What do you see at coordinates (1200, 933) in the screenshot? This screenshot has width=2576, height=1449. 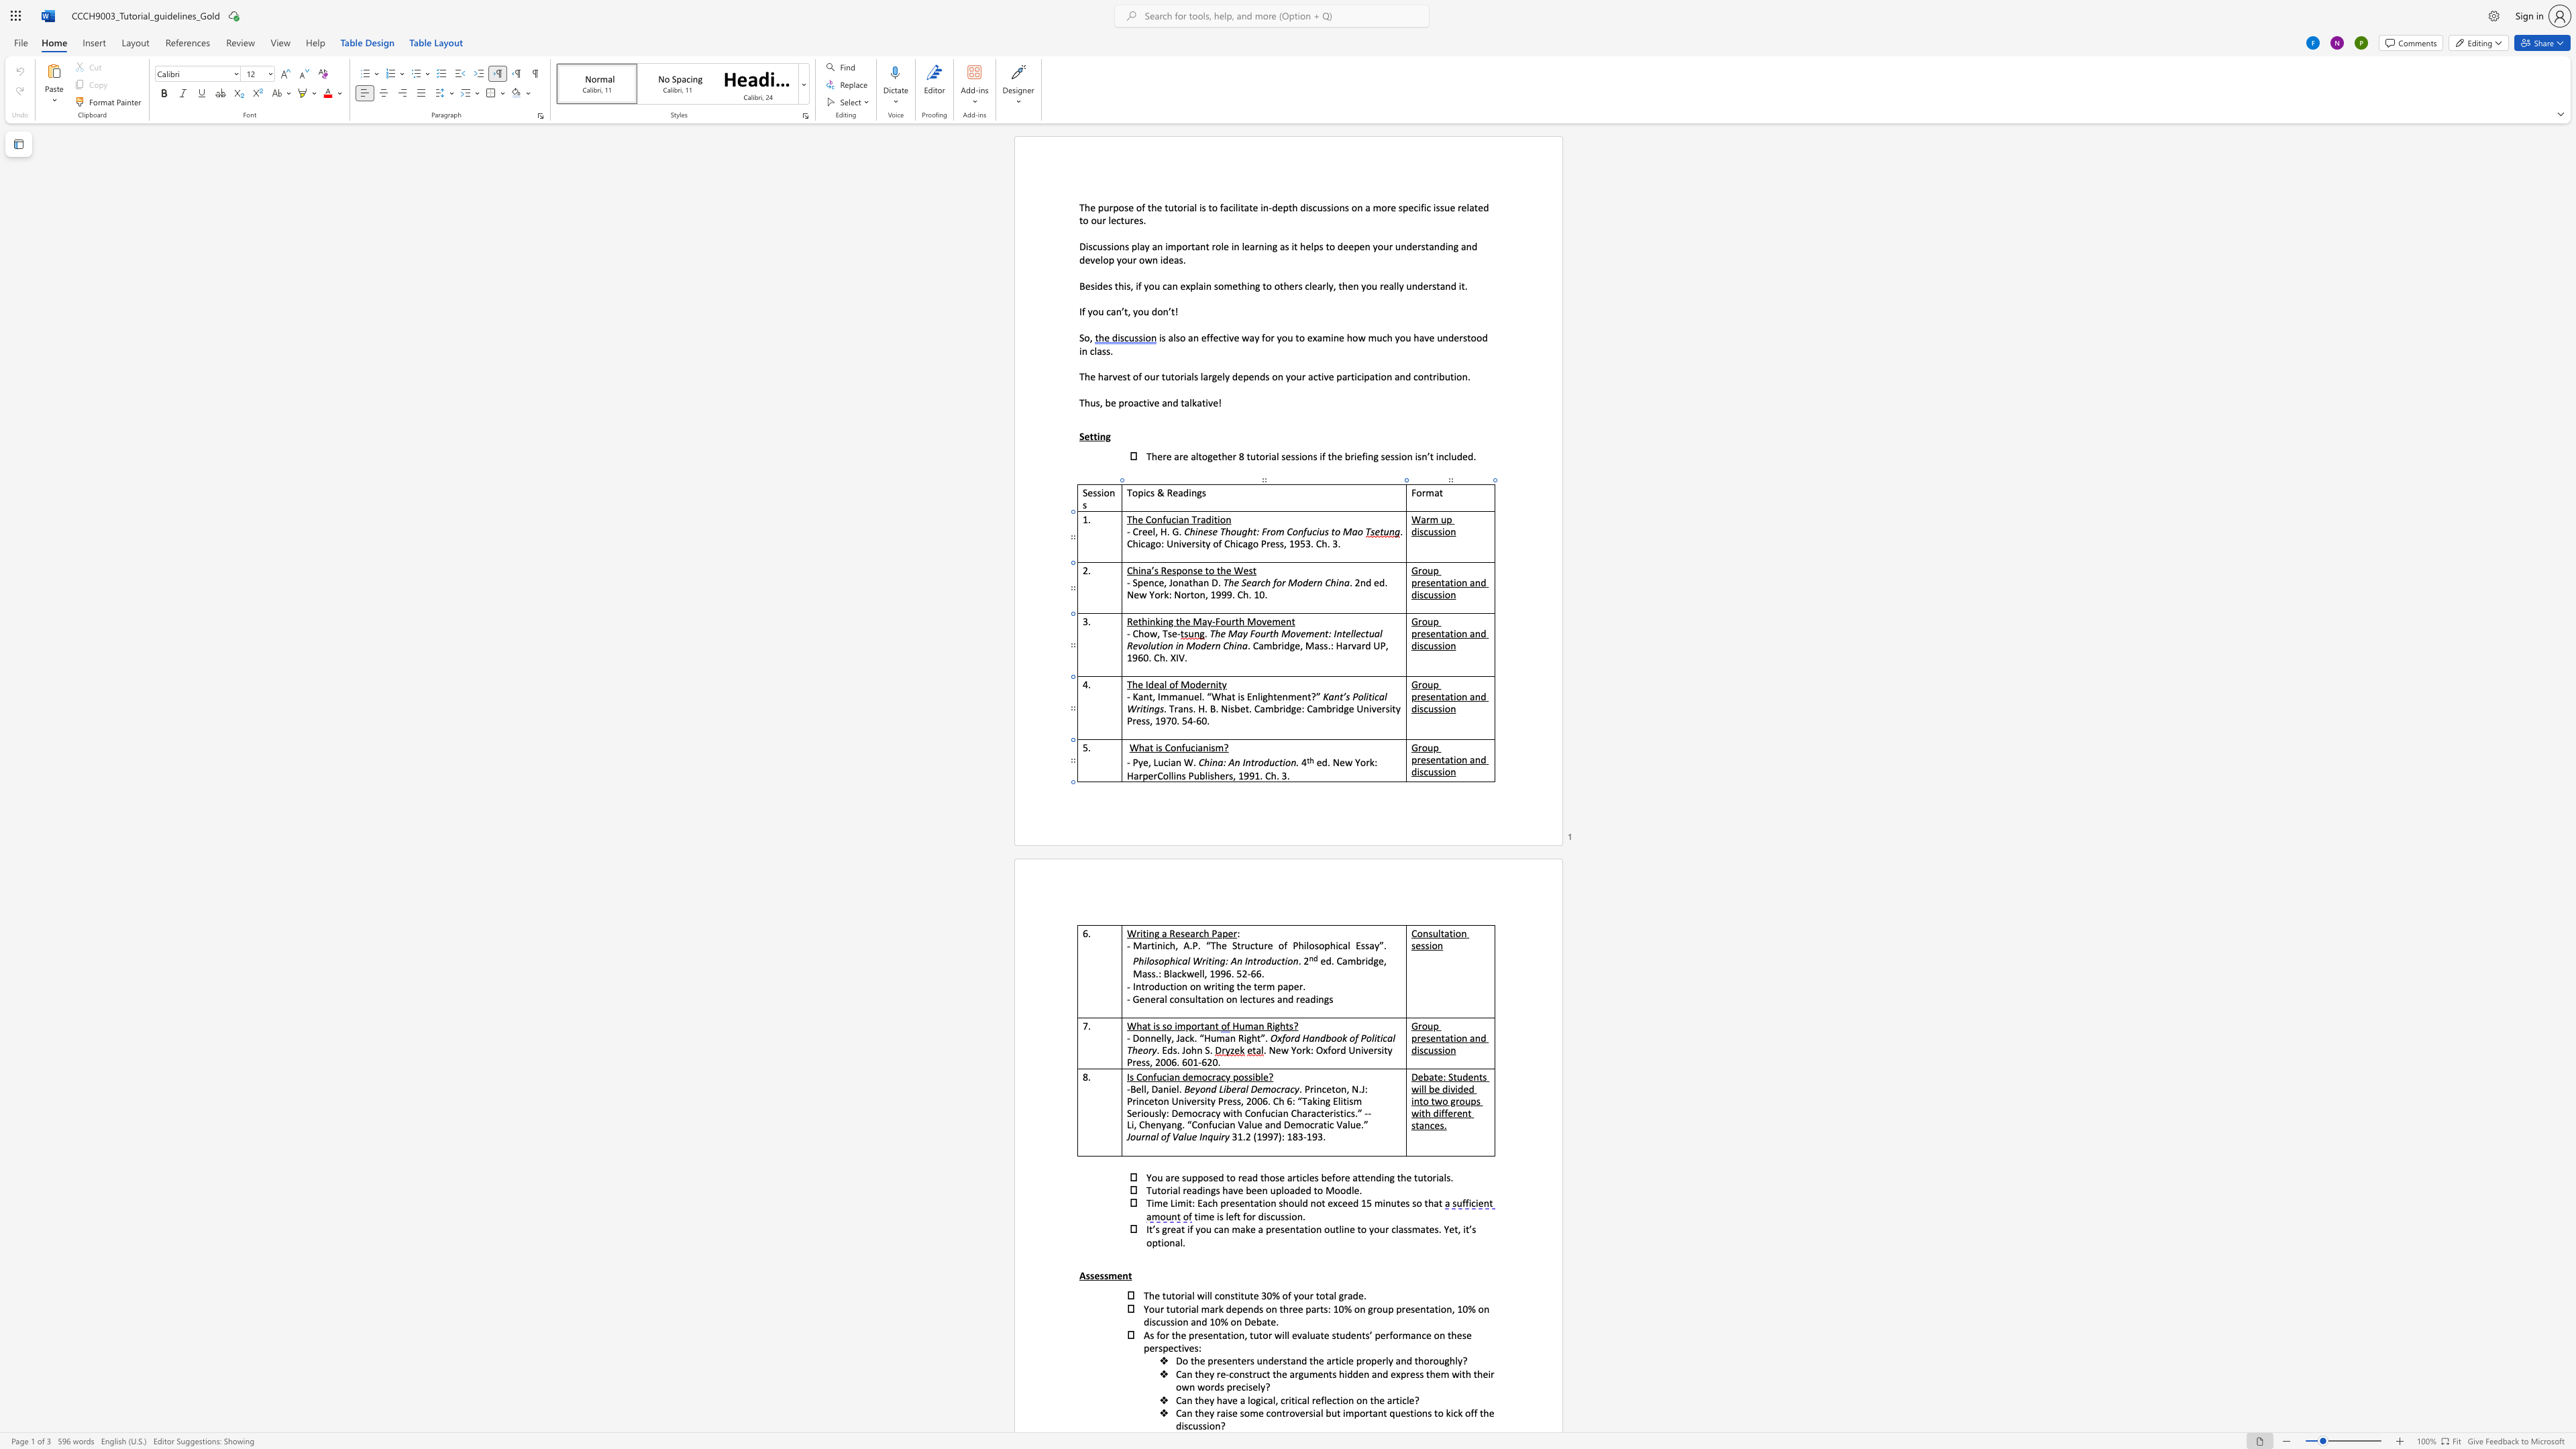 I see `the 1th character "c" in the text` at bounding box center [1200, 933].